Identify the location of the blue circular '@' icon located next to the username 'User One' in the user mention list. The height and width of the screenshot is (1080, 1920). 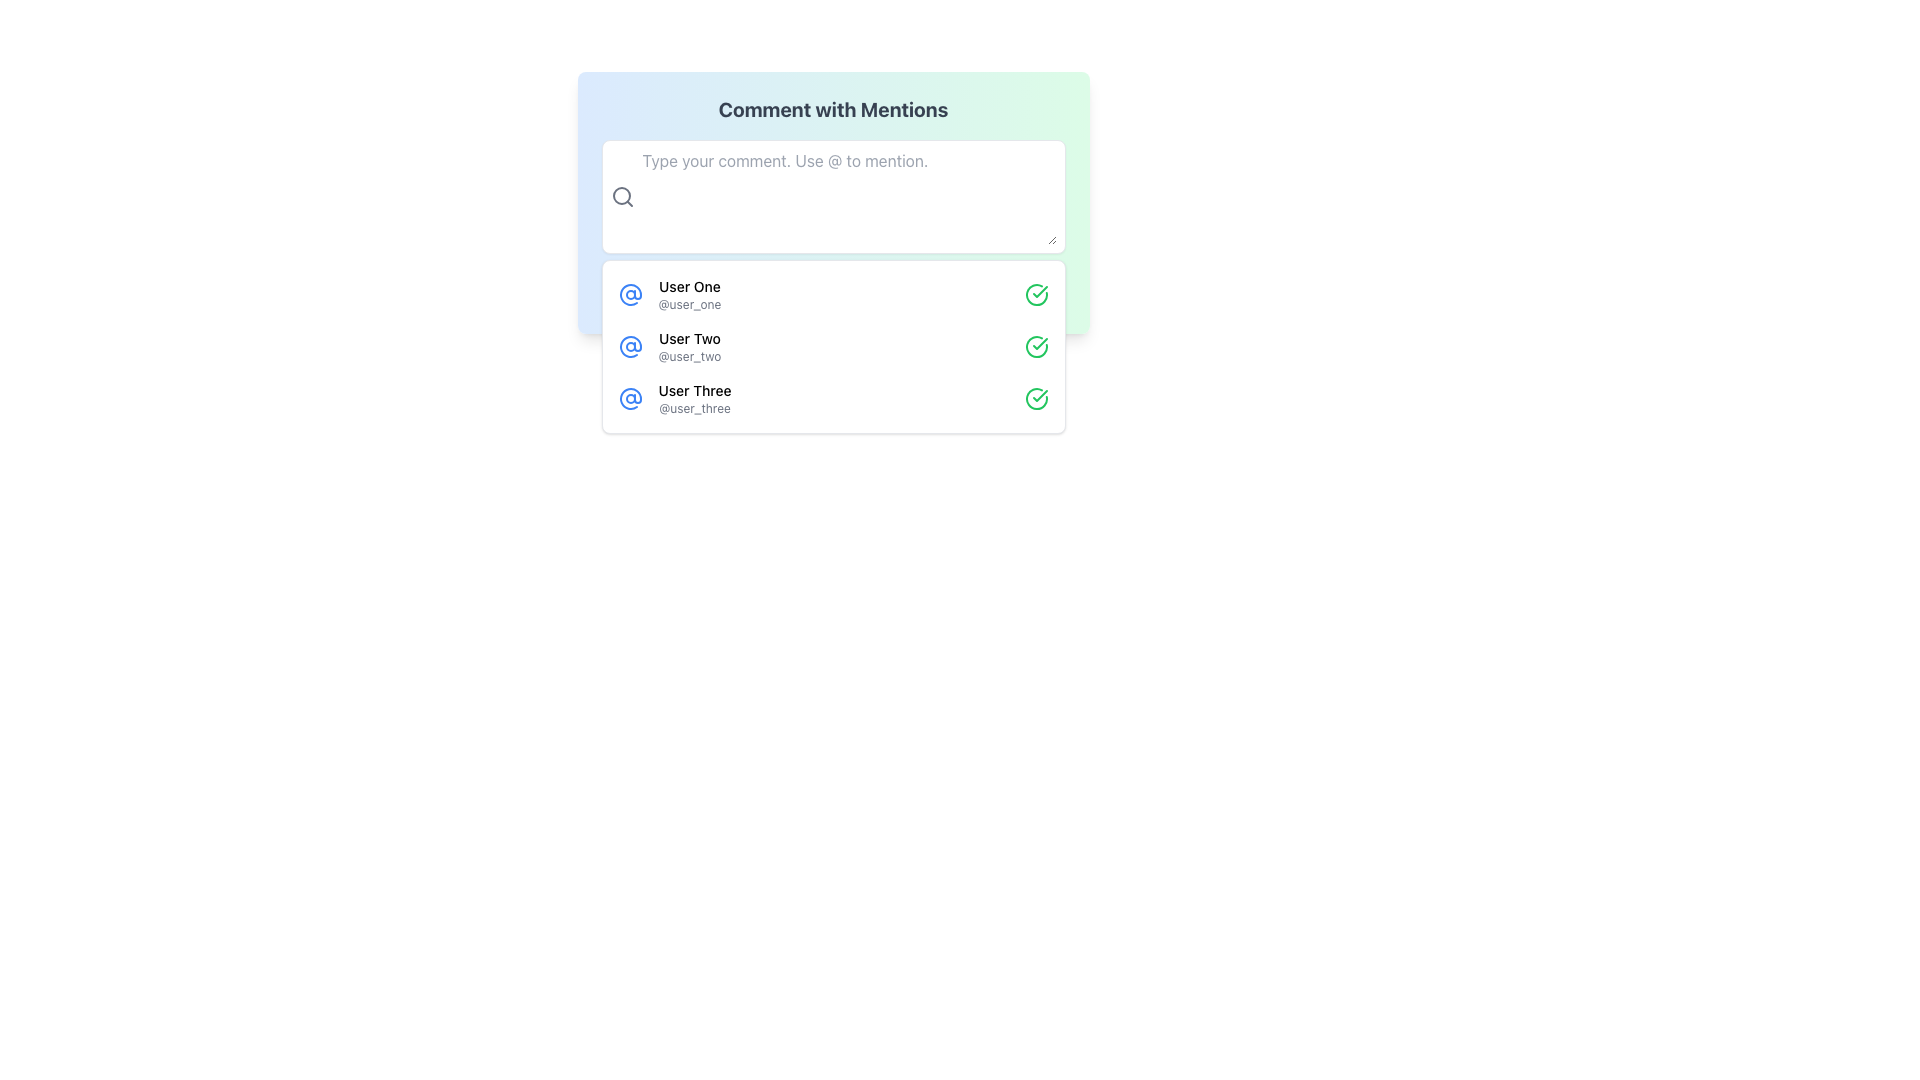
(629, 294).